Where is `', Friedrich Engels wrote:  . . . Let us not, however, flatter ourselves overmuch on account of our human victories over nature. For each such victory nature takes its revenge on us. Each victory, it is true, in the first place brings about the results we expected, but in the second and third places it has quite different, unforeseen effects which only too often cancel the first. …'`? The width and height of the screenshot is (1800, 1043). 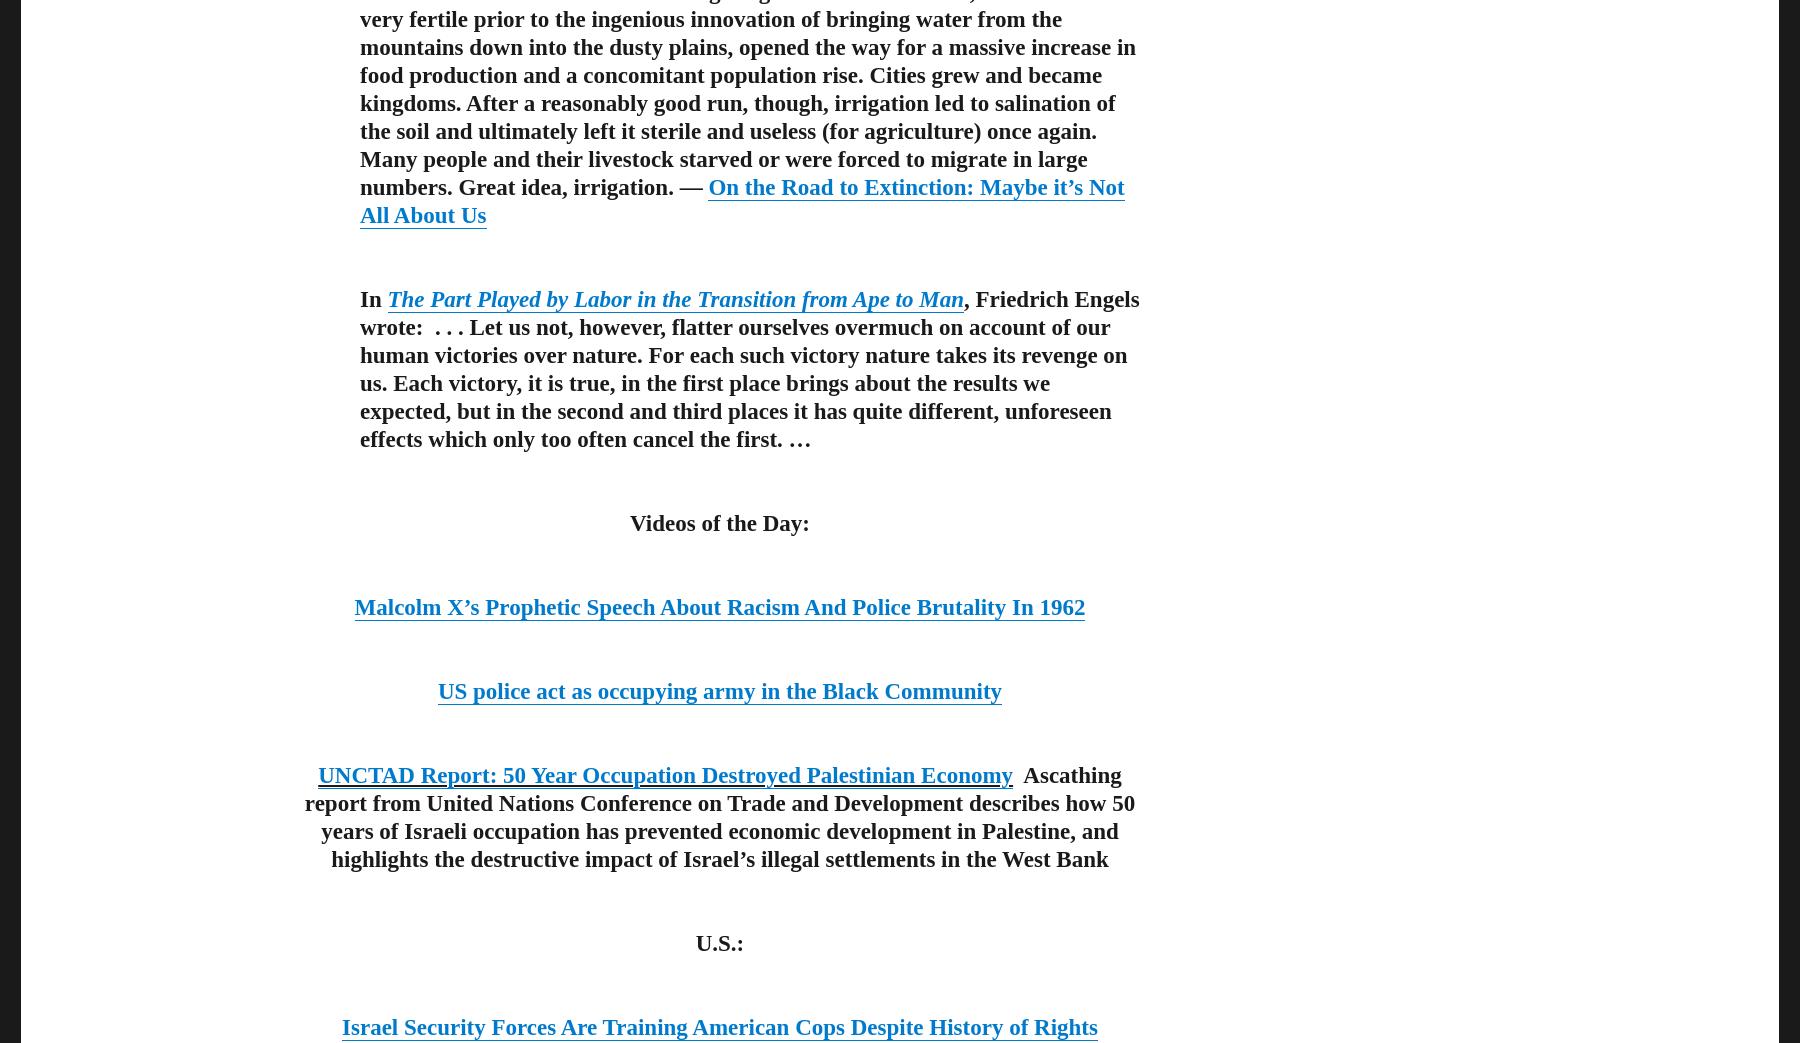 ', Friedrich Engels wrote:  . . . Let us not, however, flatter ourselves overmuch on account of our human victories over nature. For each such victory nature takes its revenge on us. Each victory, it is true, in the first place brings about the results we expected, but in the second and third places it has quite different, unforeseen effects which only too often cancel the first. …' is located at coordinates (748, 368).